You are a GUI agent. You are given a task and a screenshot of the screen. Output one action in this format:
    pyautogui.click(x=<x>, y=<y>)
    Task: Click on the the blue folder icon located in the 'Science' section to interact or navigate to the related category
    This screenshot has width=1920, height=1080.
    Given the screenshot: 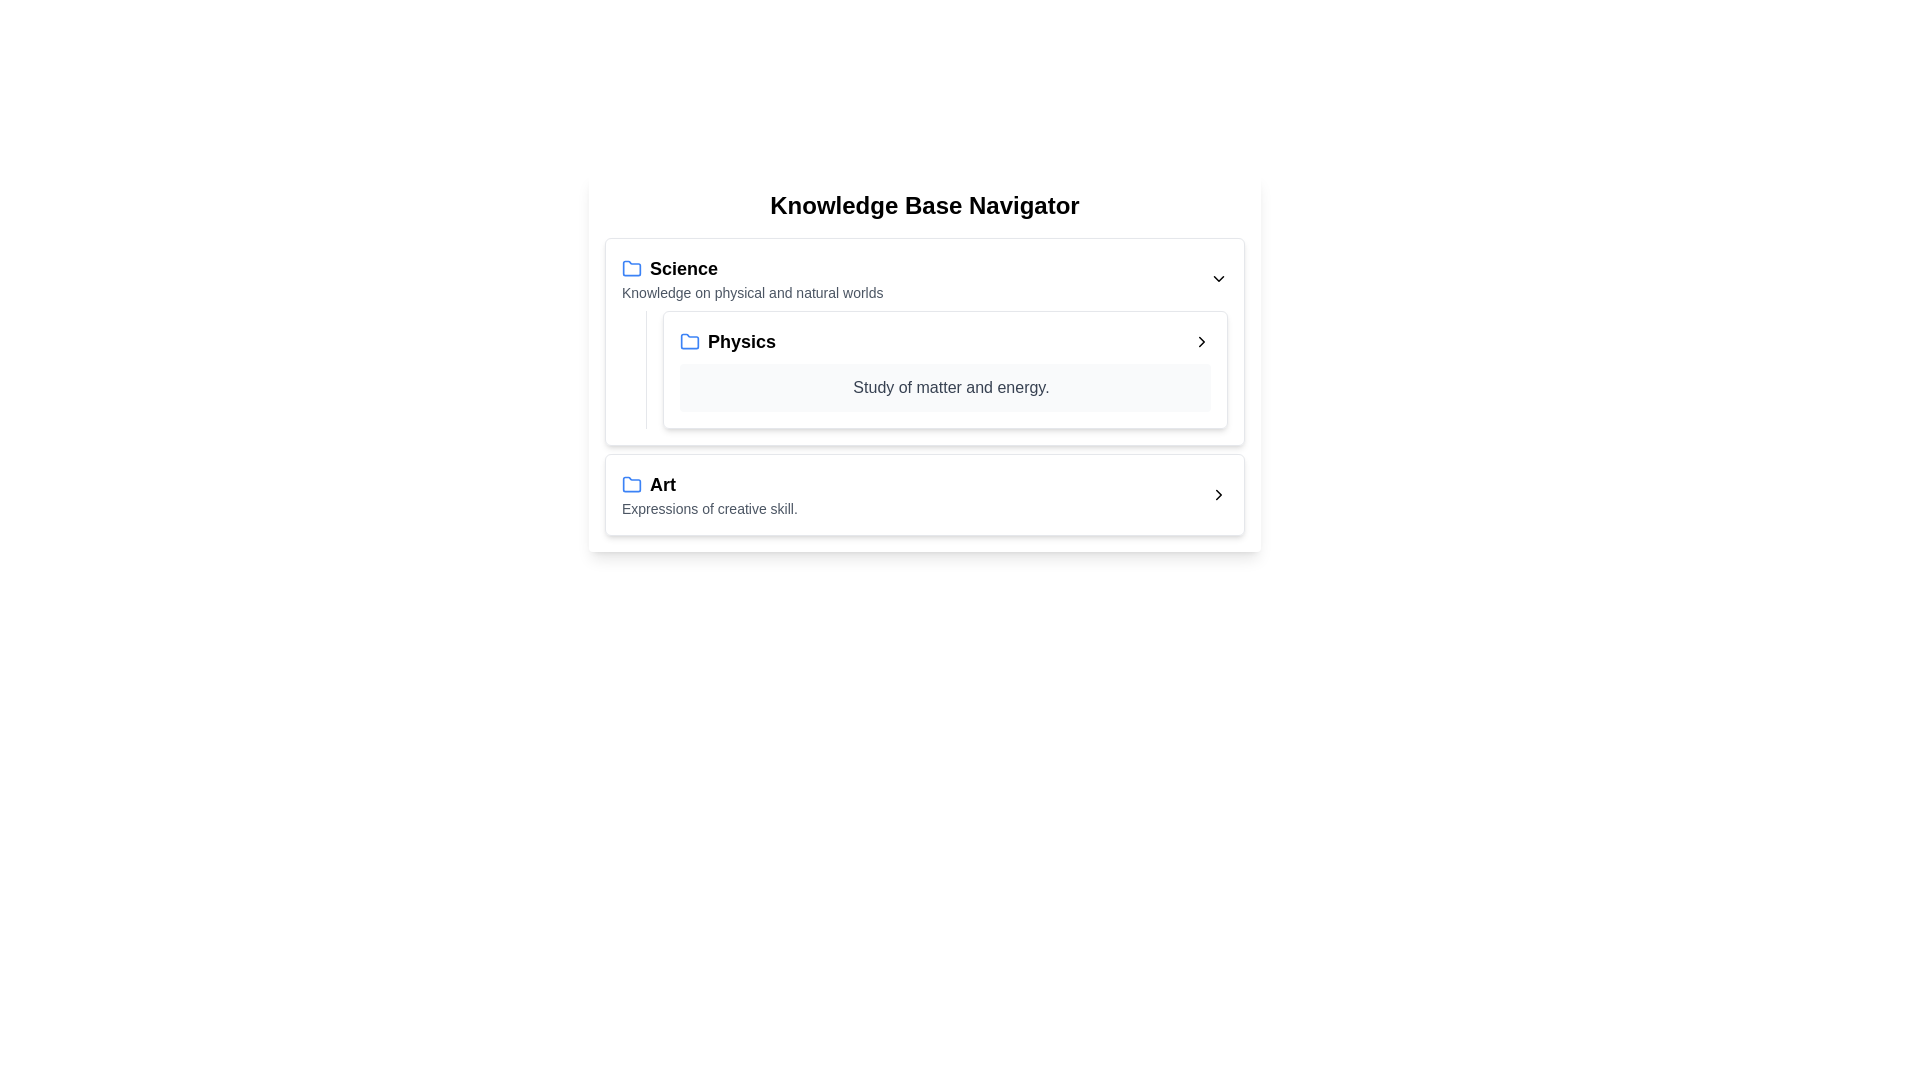 What is the action you would take?
    pyautogui.click(x=631, y=266)
    